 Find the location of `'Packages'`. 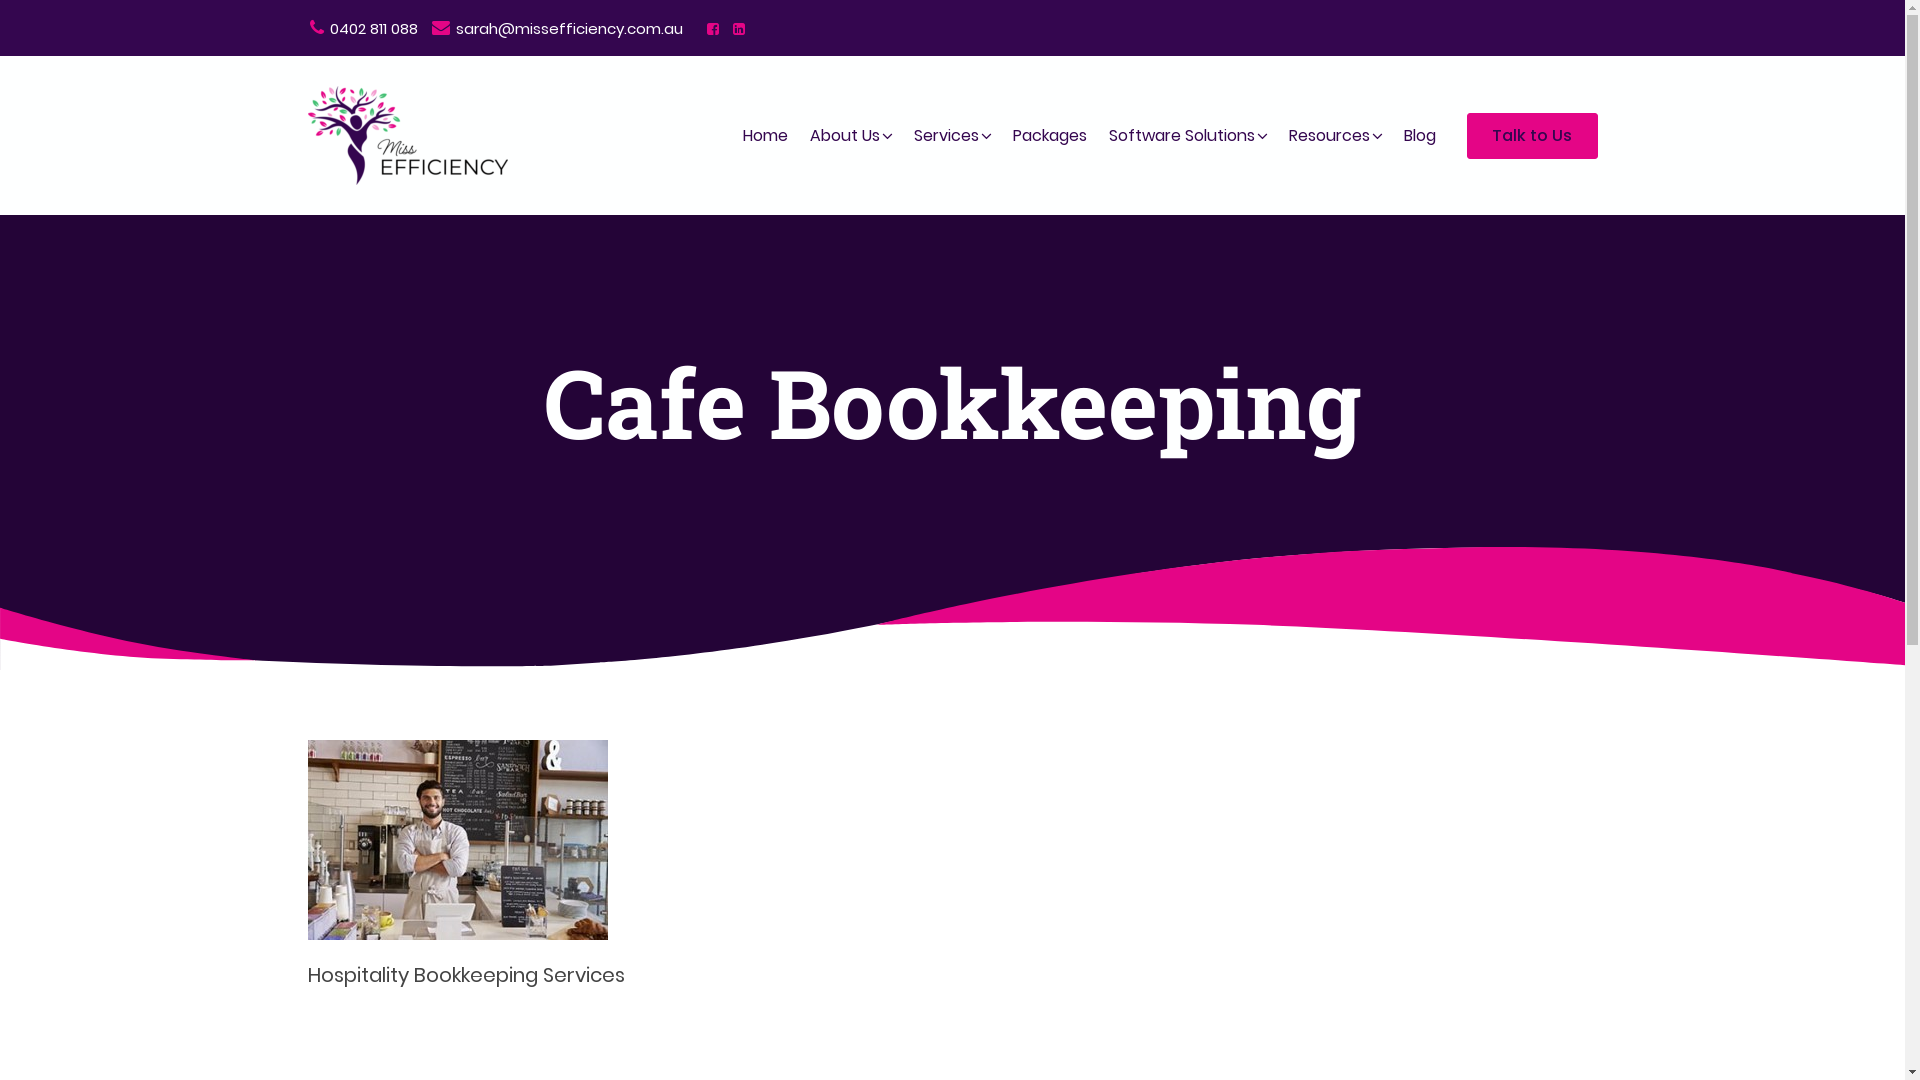

'Packages' is located at coordinates (1008, 135).